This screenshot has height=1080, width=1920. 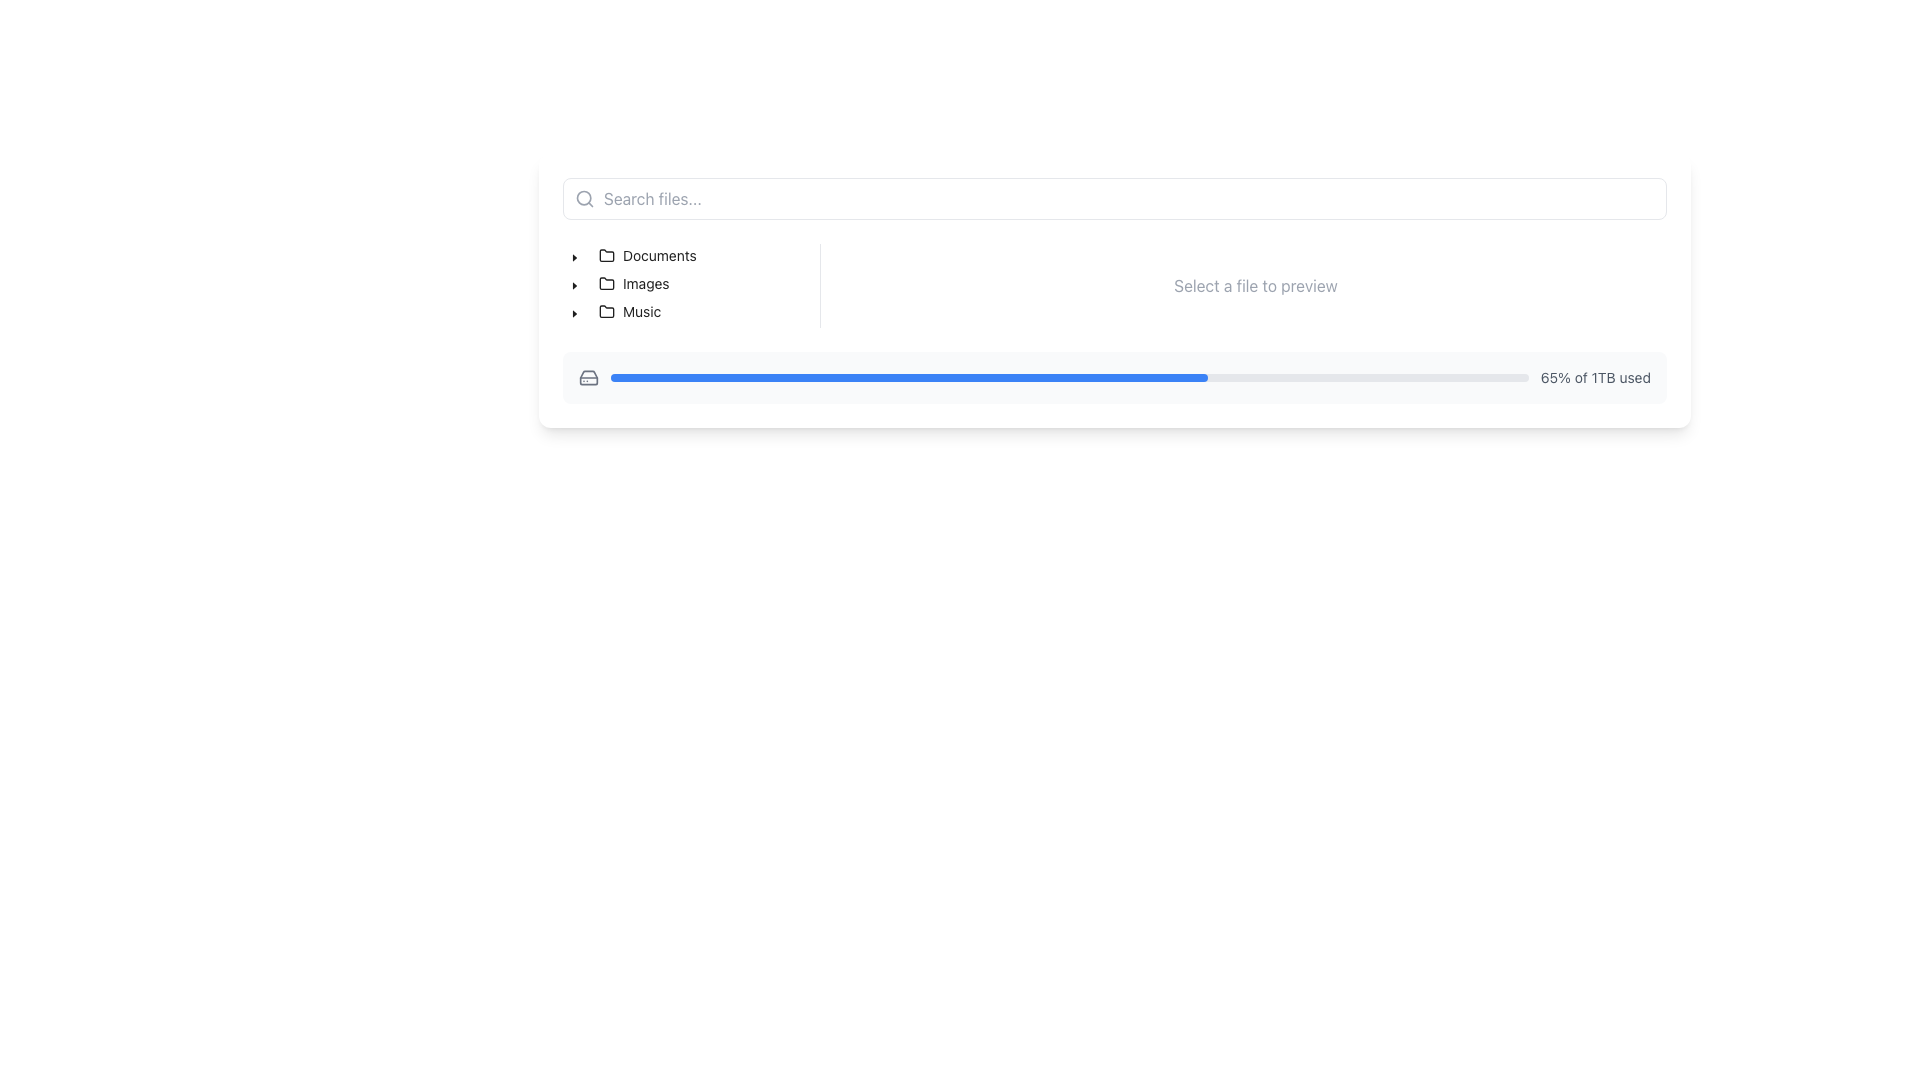 What do you see at coordinates (628, 312) in the screenshot?
I see `the 'Music' folder node in the file tree structure` at bounding box center [628, 312].